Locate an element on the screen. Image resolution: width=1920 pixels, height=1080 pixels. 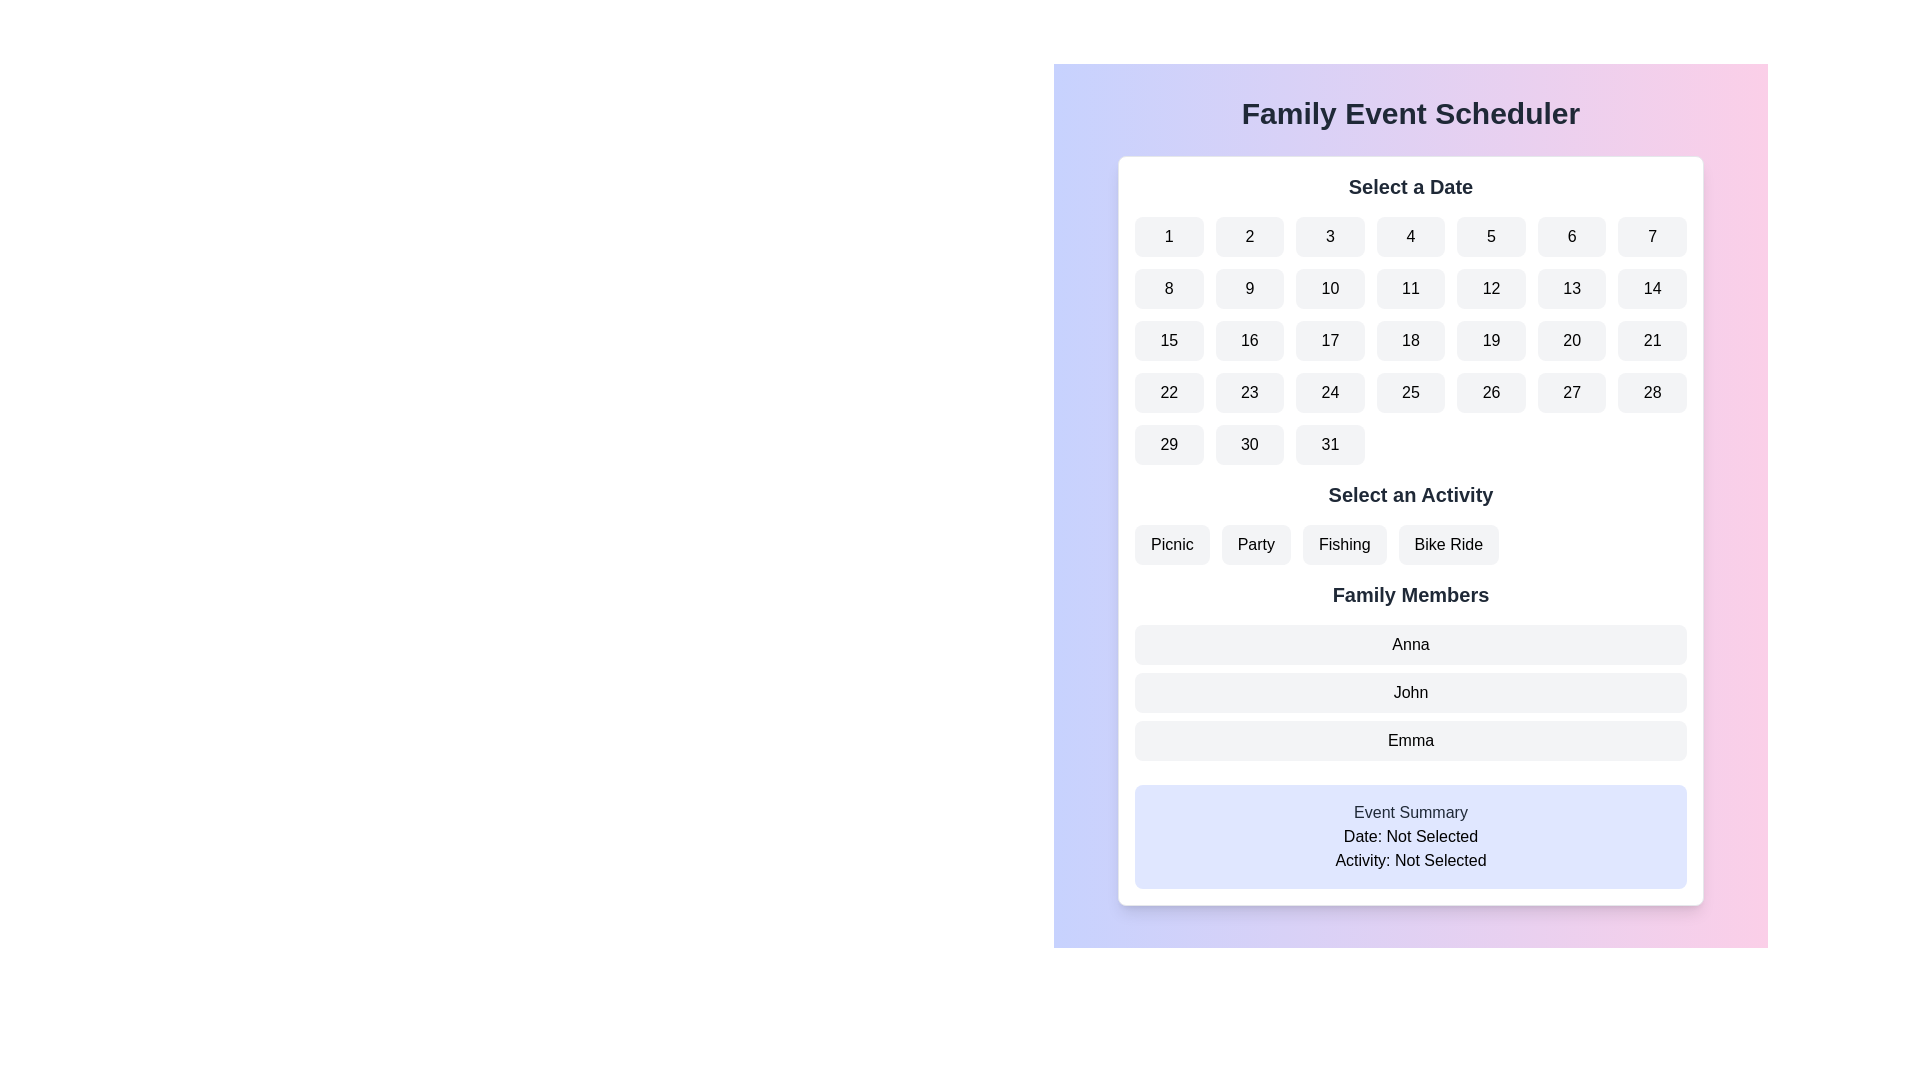
the rectangular button with the number '28' in bold black font is located at coordinates (1652, 393).